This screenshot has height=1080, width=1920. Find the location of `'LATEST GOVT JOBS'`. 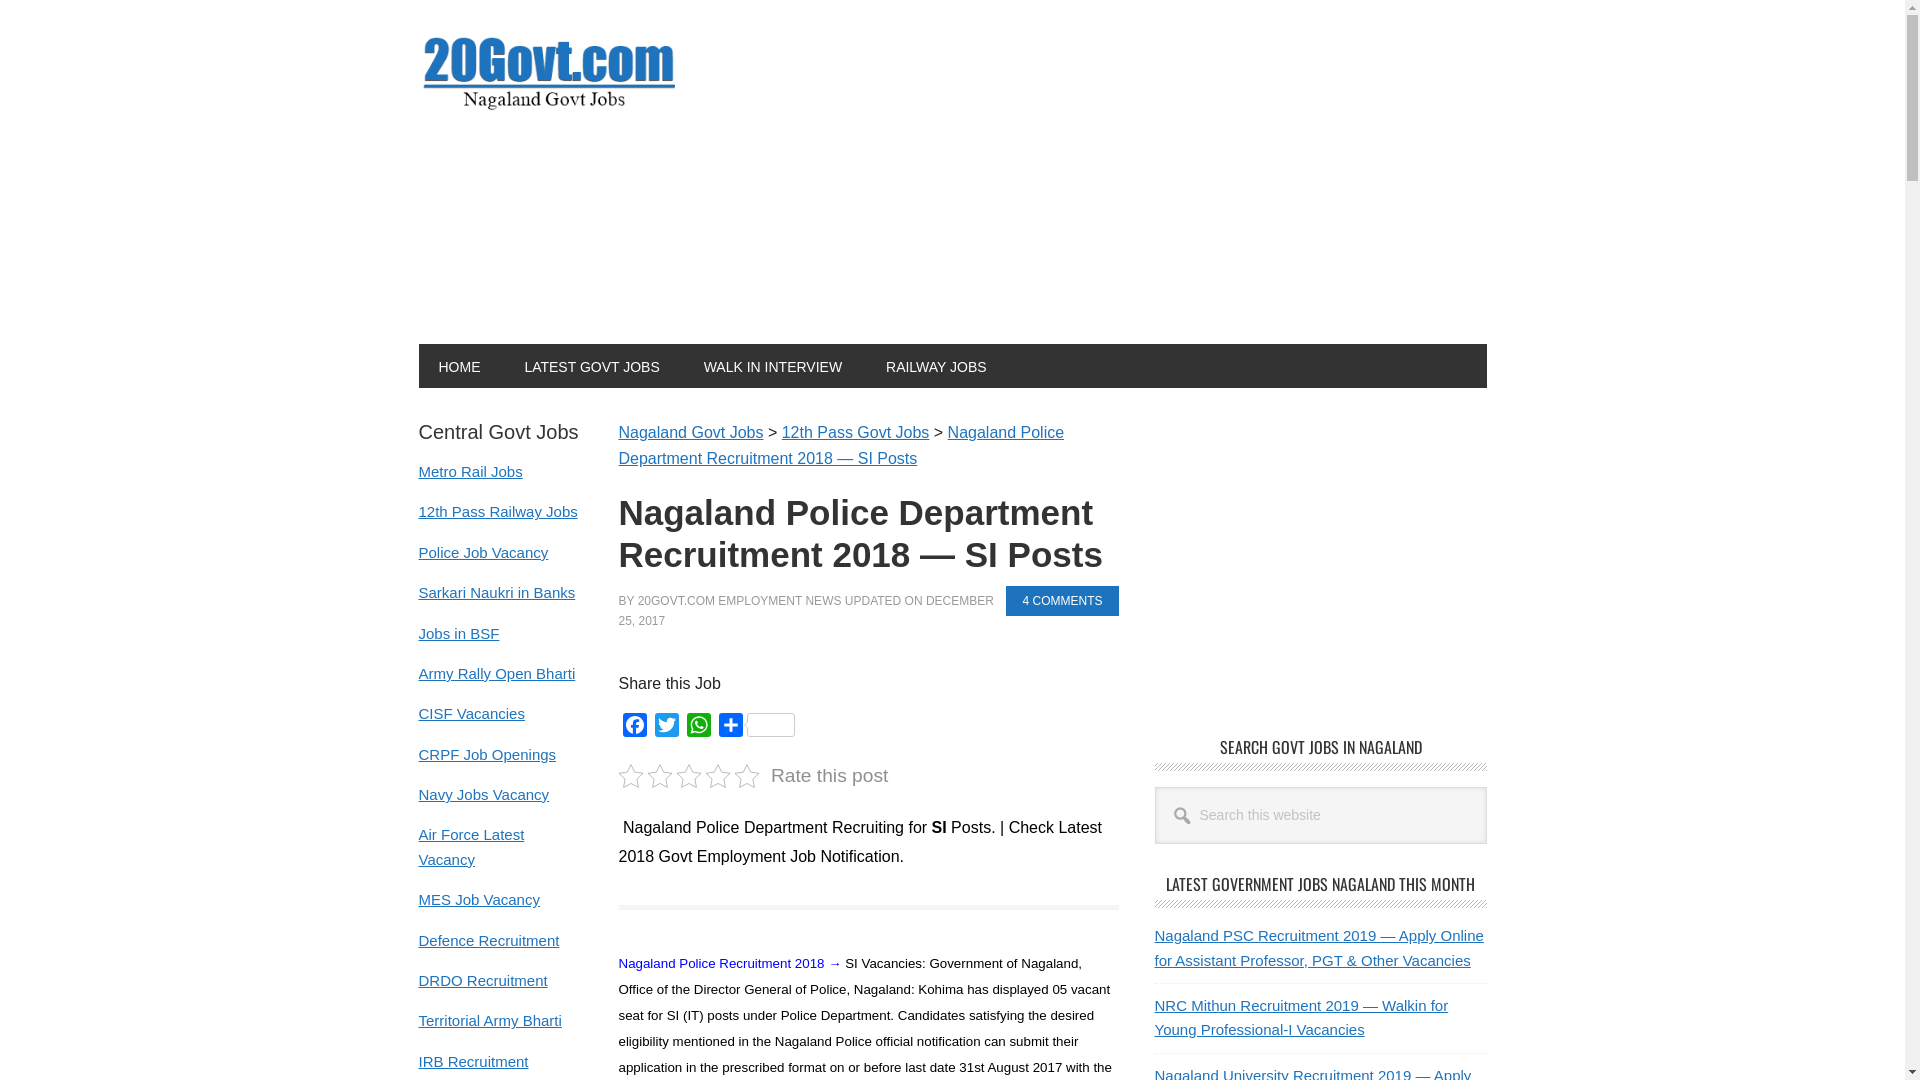

'LATEST GOVT JOBS' is located at coordinates (590, 366).